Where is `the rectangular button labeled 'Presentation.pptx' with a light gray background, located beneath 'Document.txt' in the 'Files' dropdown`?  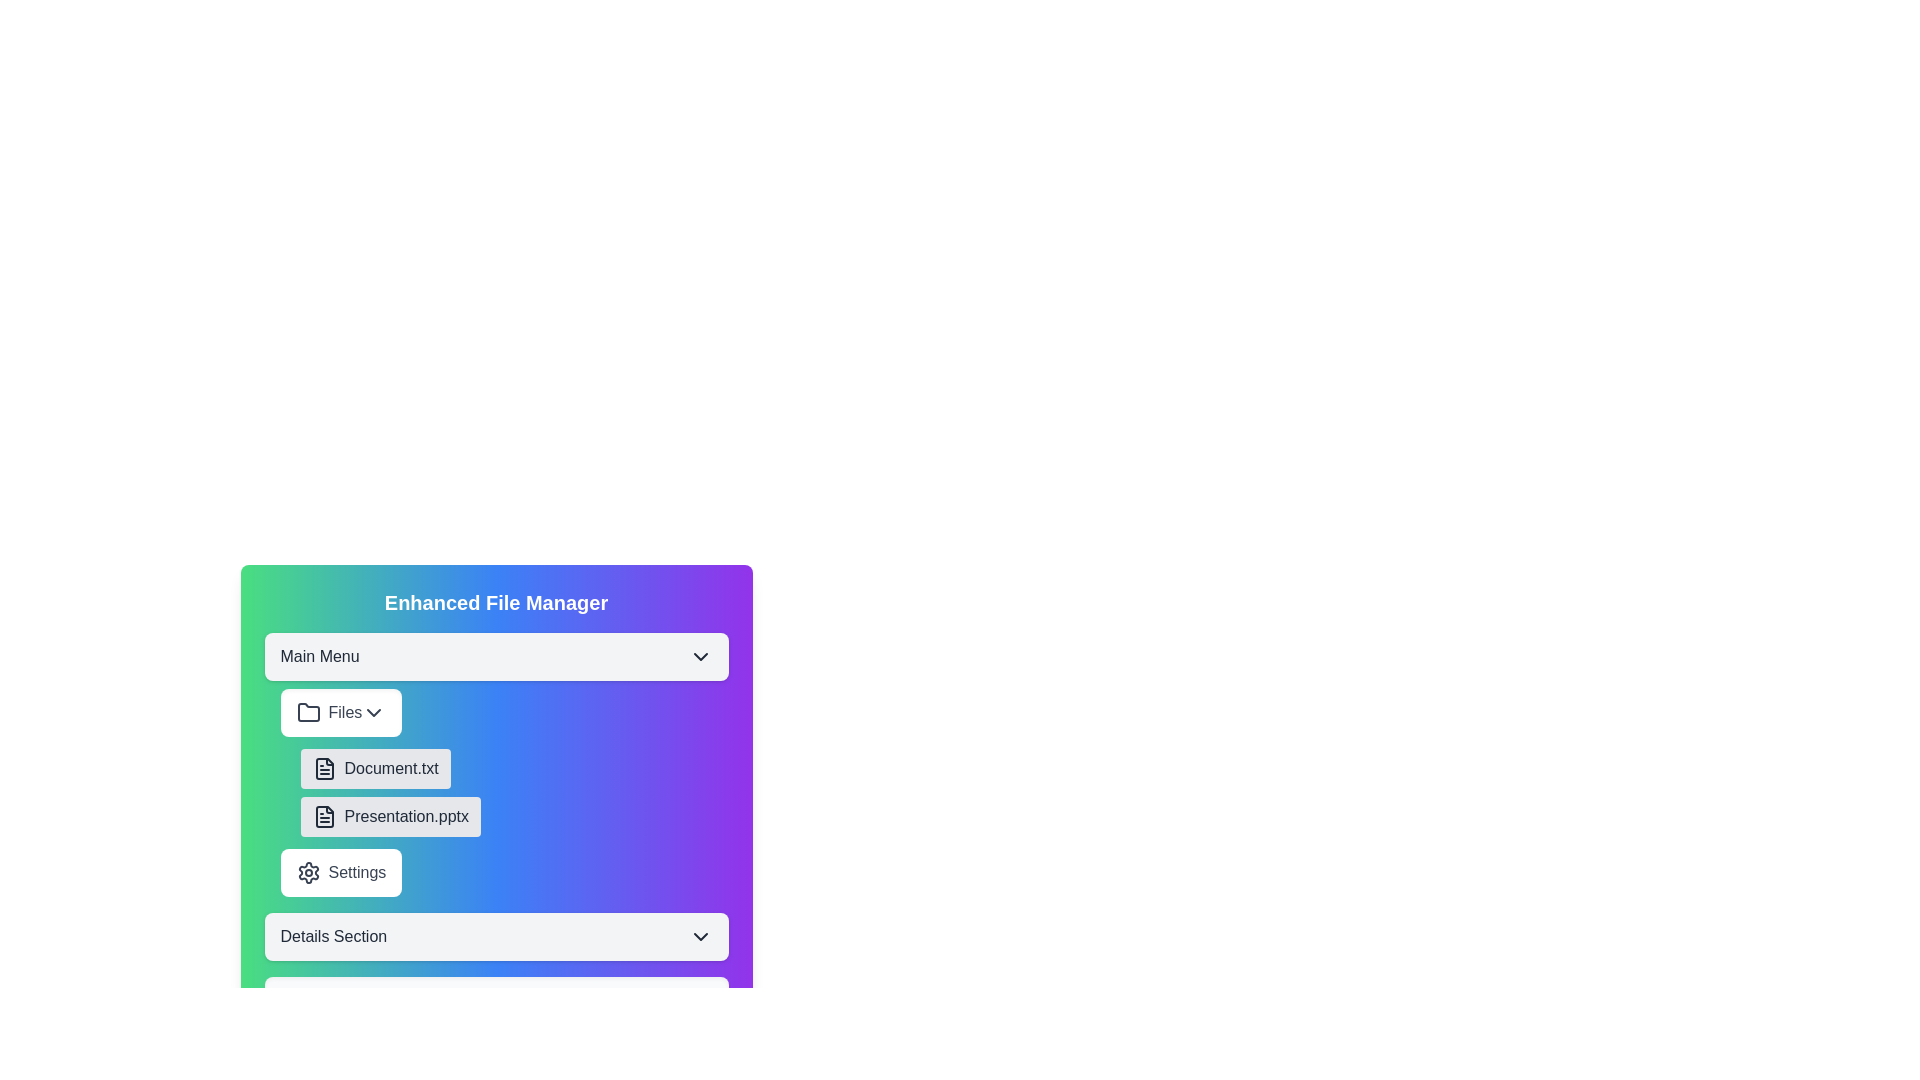 the rectangular button labeled 'Presentation.pptx' with a light gray background, located beneath 'Document.txt' in the 'Files' dropdown is located at coordinates (390, 817).